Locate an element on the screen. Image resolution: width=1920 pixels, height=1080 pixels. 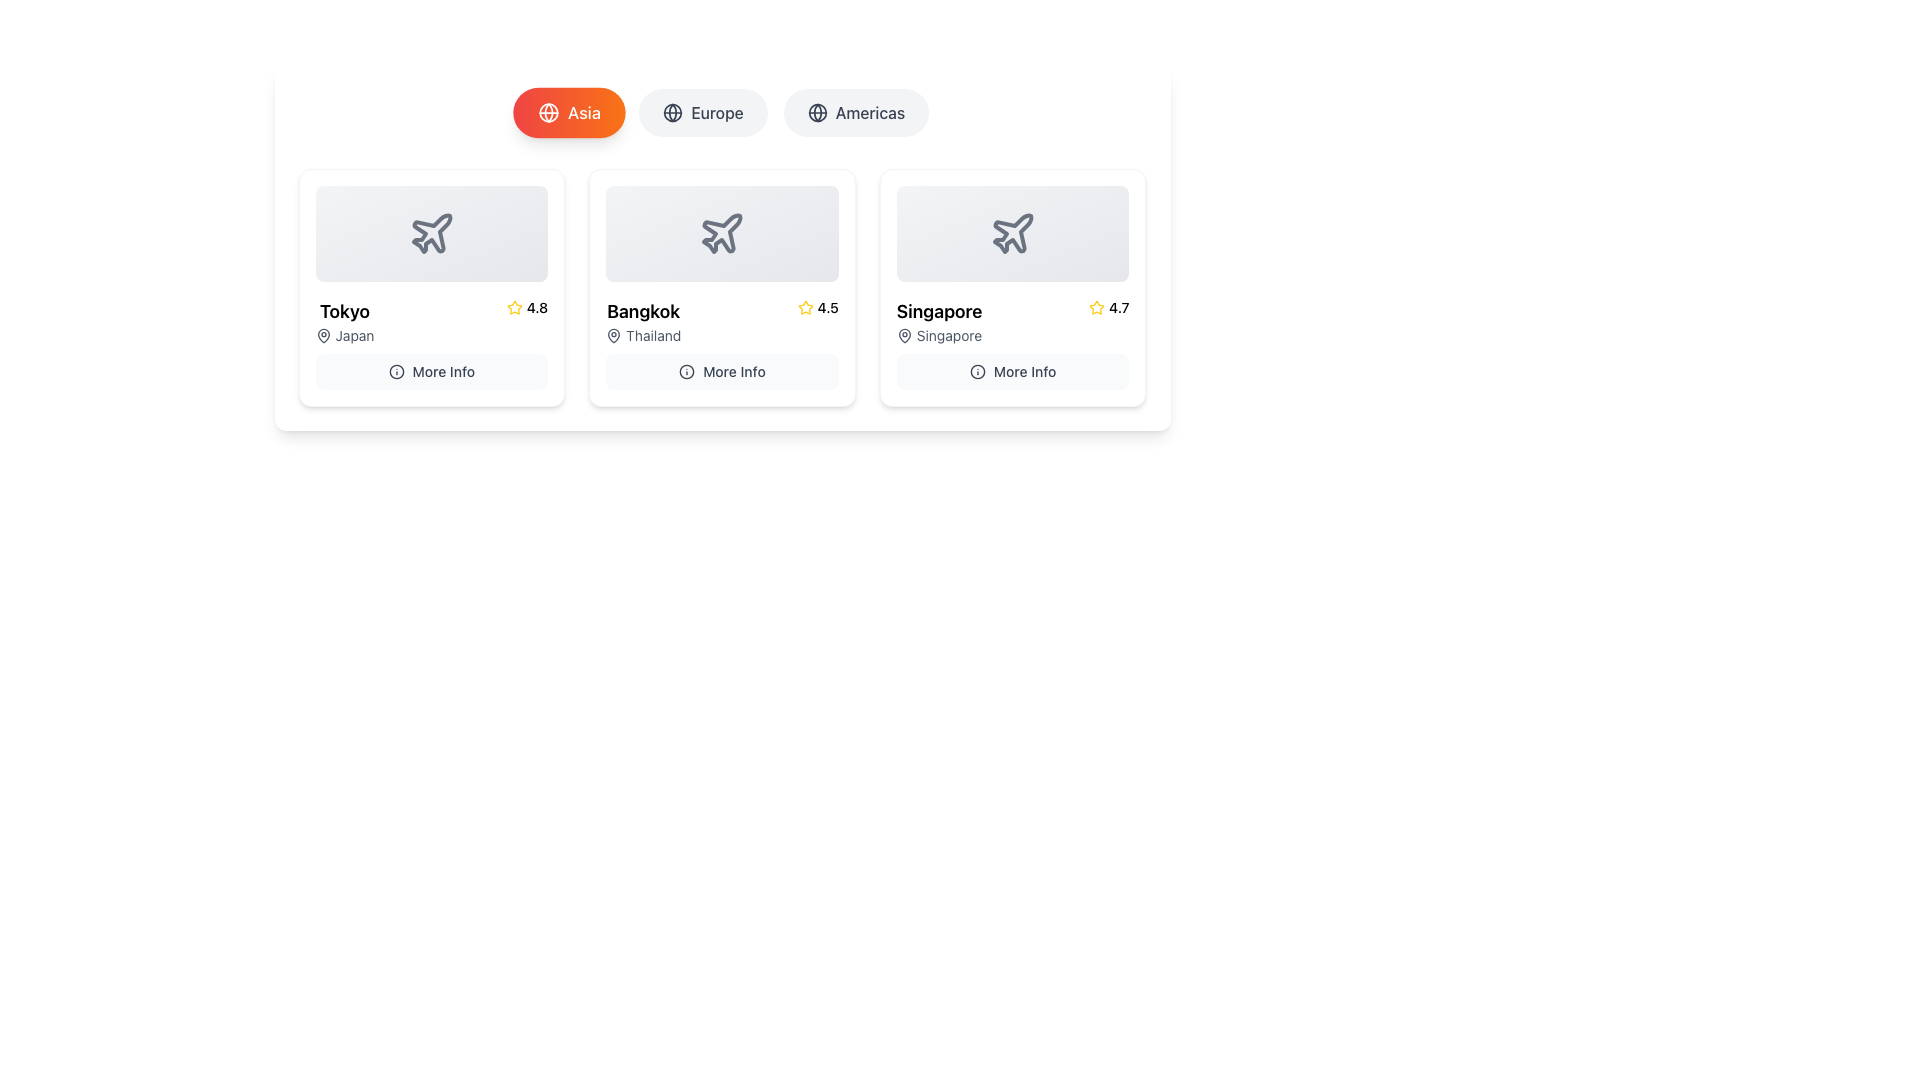
the plane icon located in the upper section of the Tokyo city card, which turns blue when hovered over is located at coordinates (431, 232).